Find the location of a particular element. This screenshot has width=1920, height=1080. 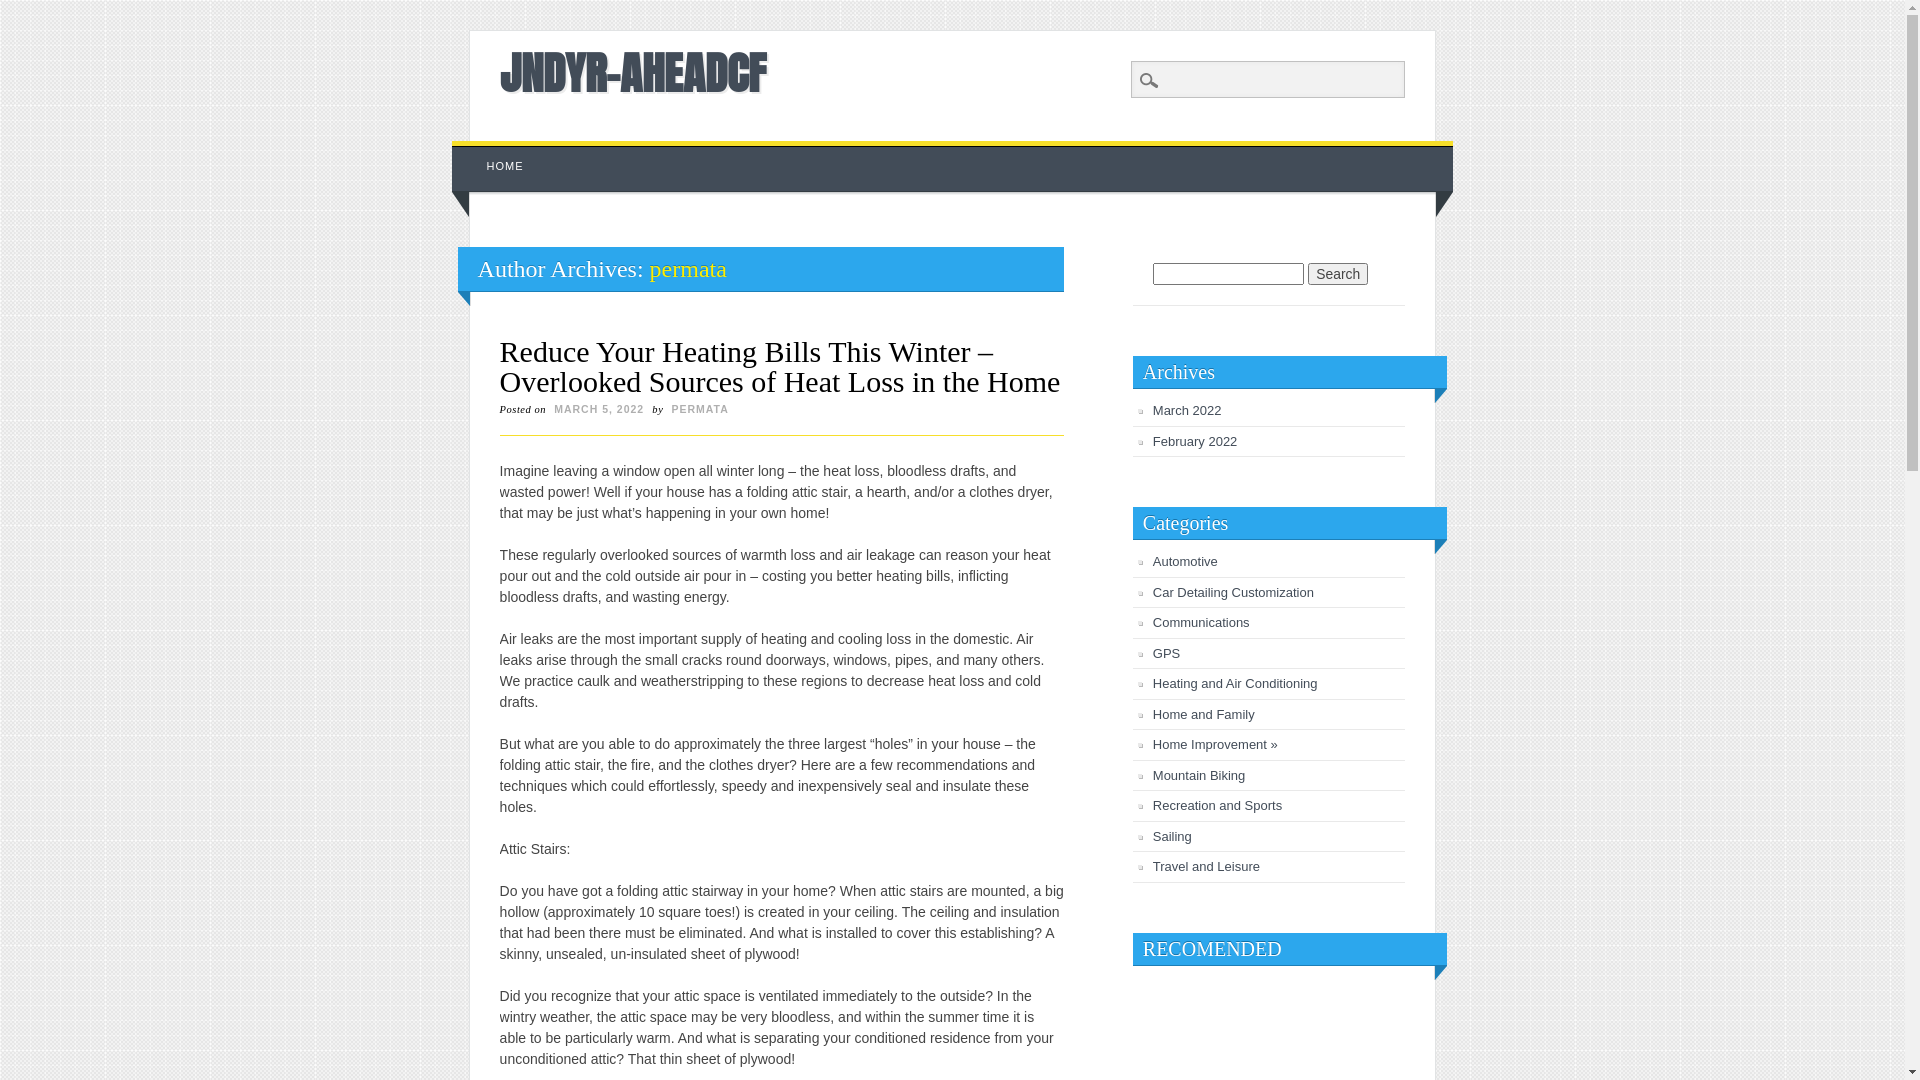

'Home and Family' is located at coordinates (1203, 713).